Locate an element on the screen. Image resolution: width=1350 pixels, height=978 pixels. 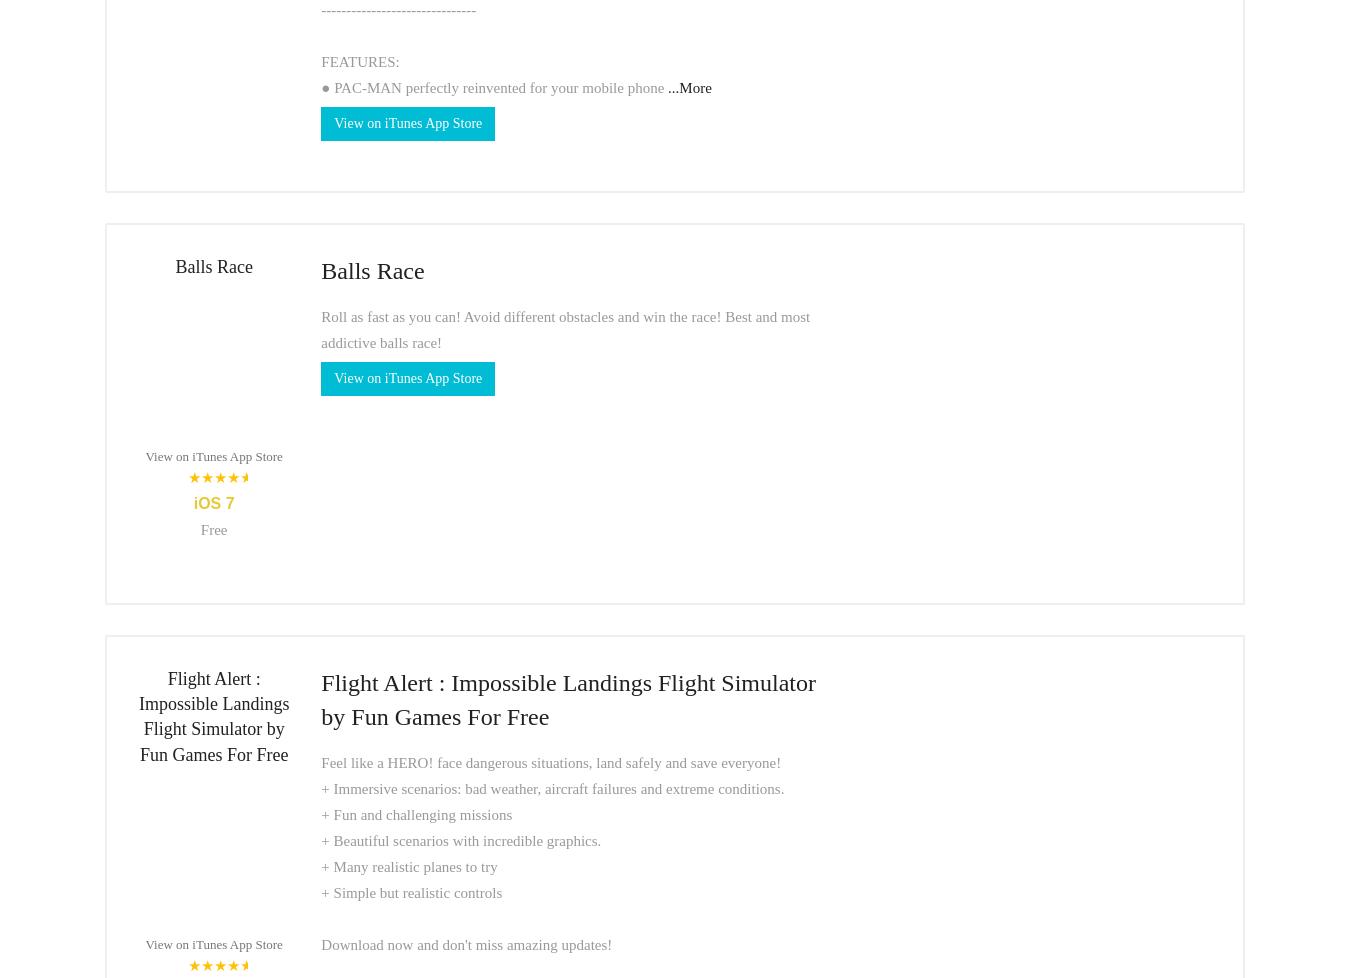
'+ Beautiful scenarios with incredible graphics.' is located at coordinates (460, 839).